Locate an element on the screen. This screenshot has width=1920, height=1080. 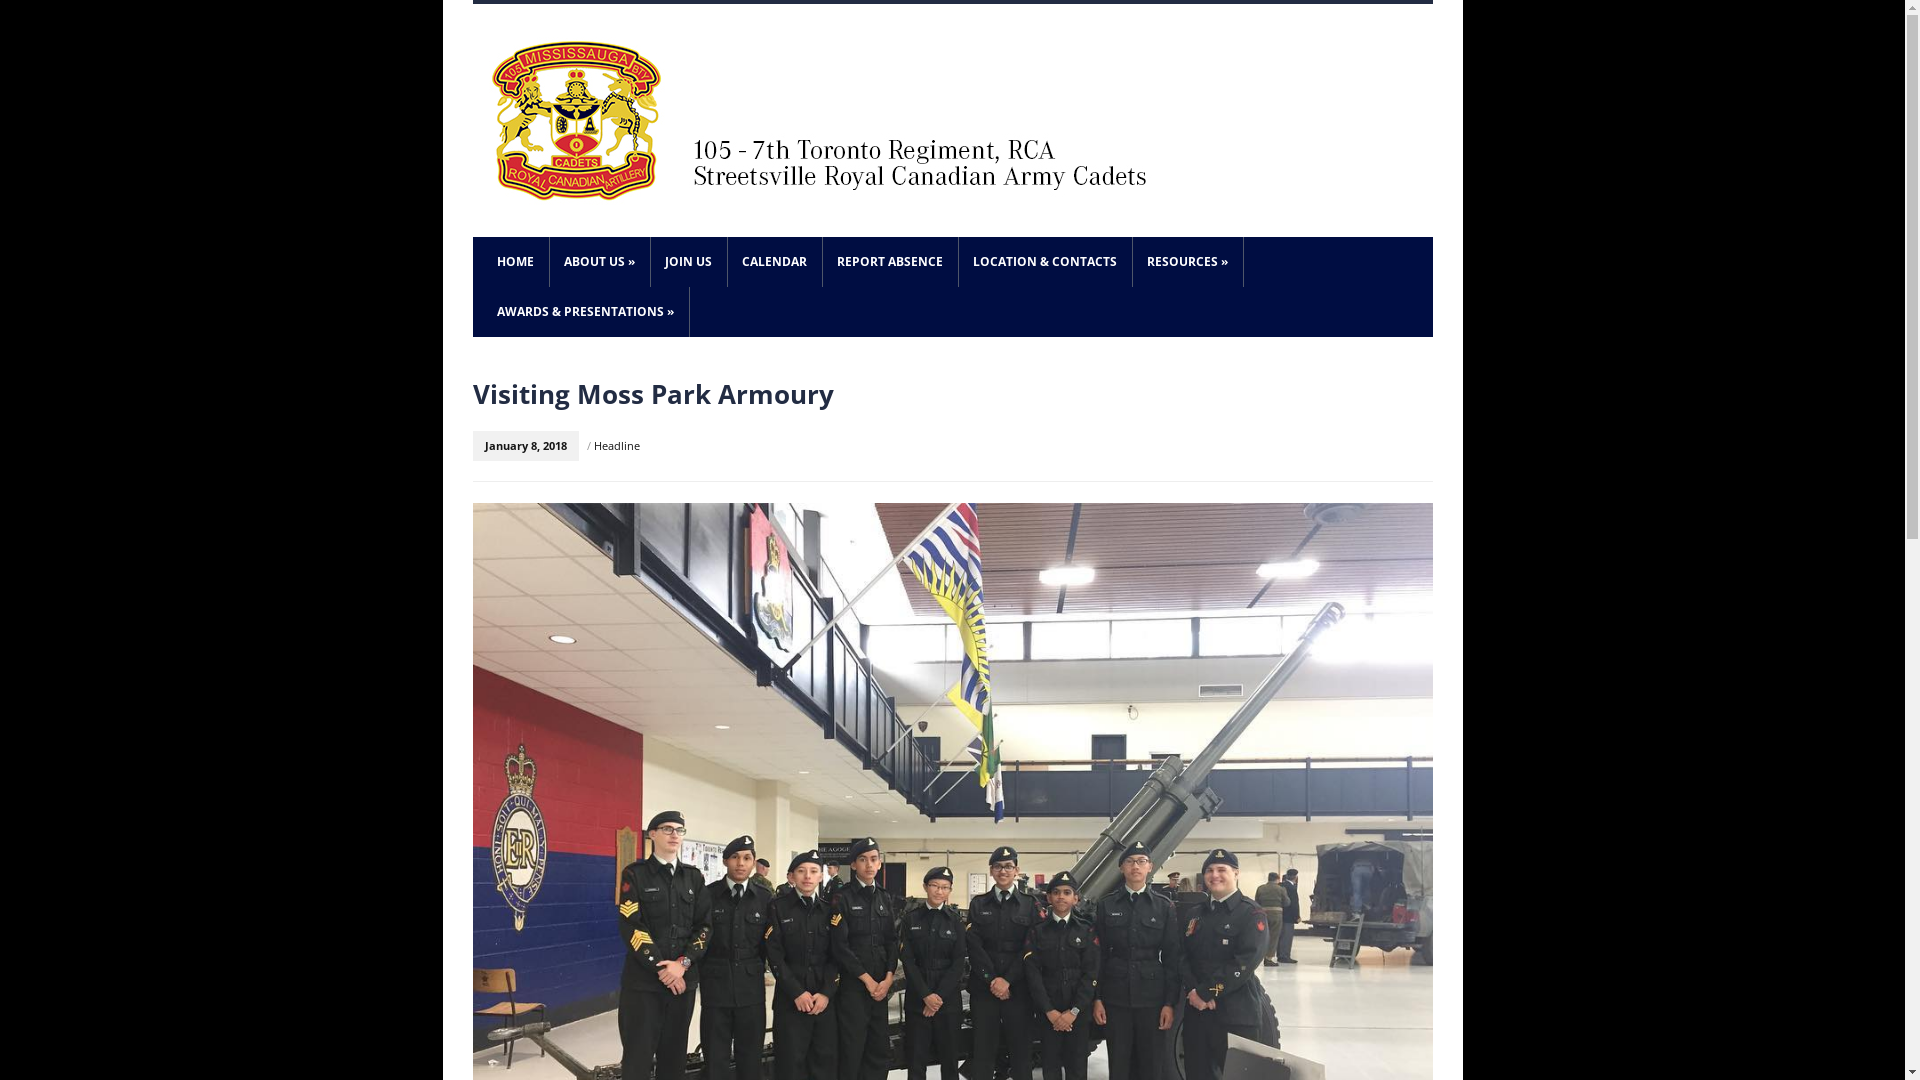
'LOCATION & CONTACTS' is located at coordinates (1043, 261).